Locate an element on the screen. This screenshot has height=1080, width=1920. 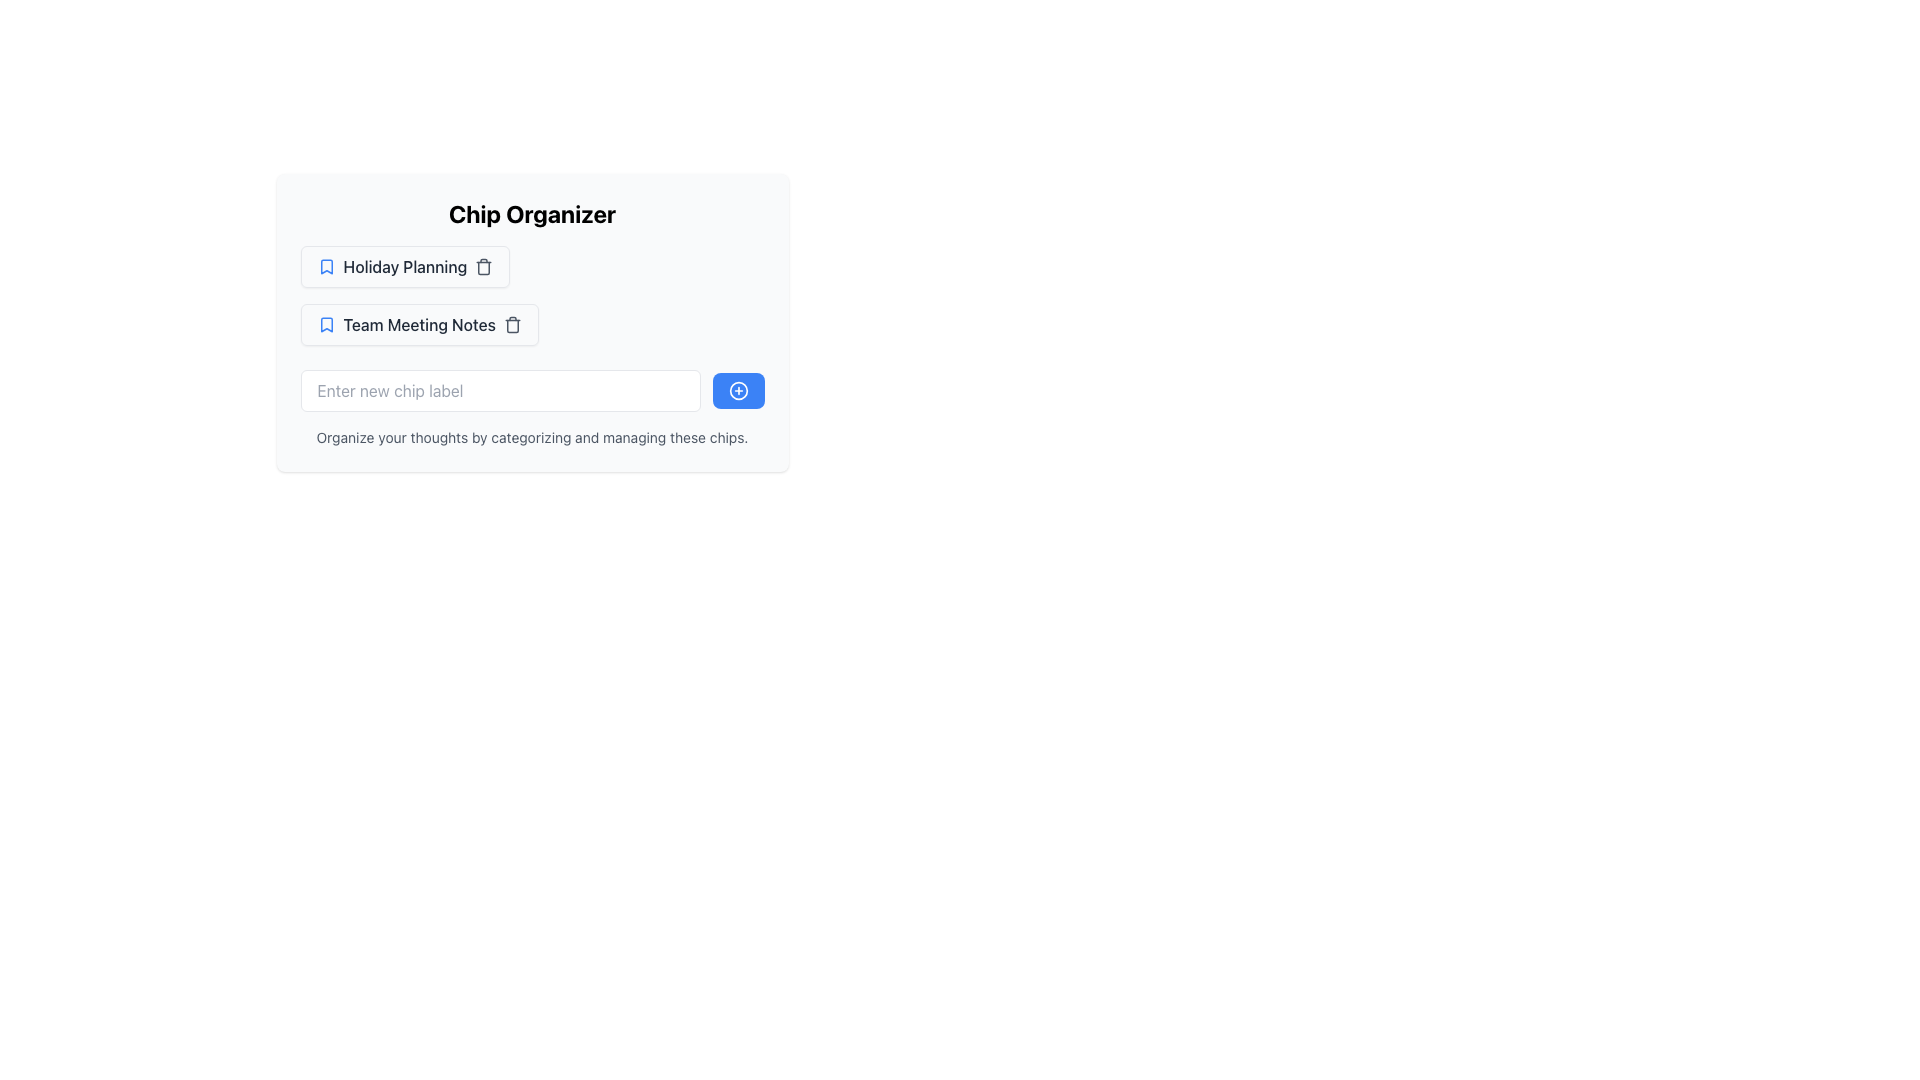
the circular button with a blue background and a white plus sign located at the right end of the text input field is located at coordinates (737, 390).